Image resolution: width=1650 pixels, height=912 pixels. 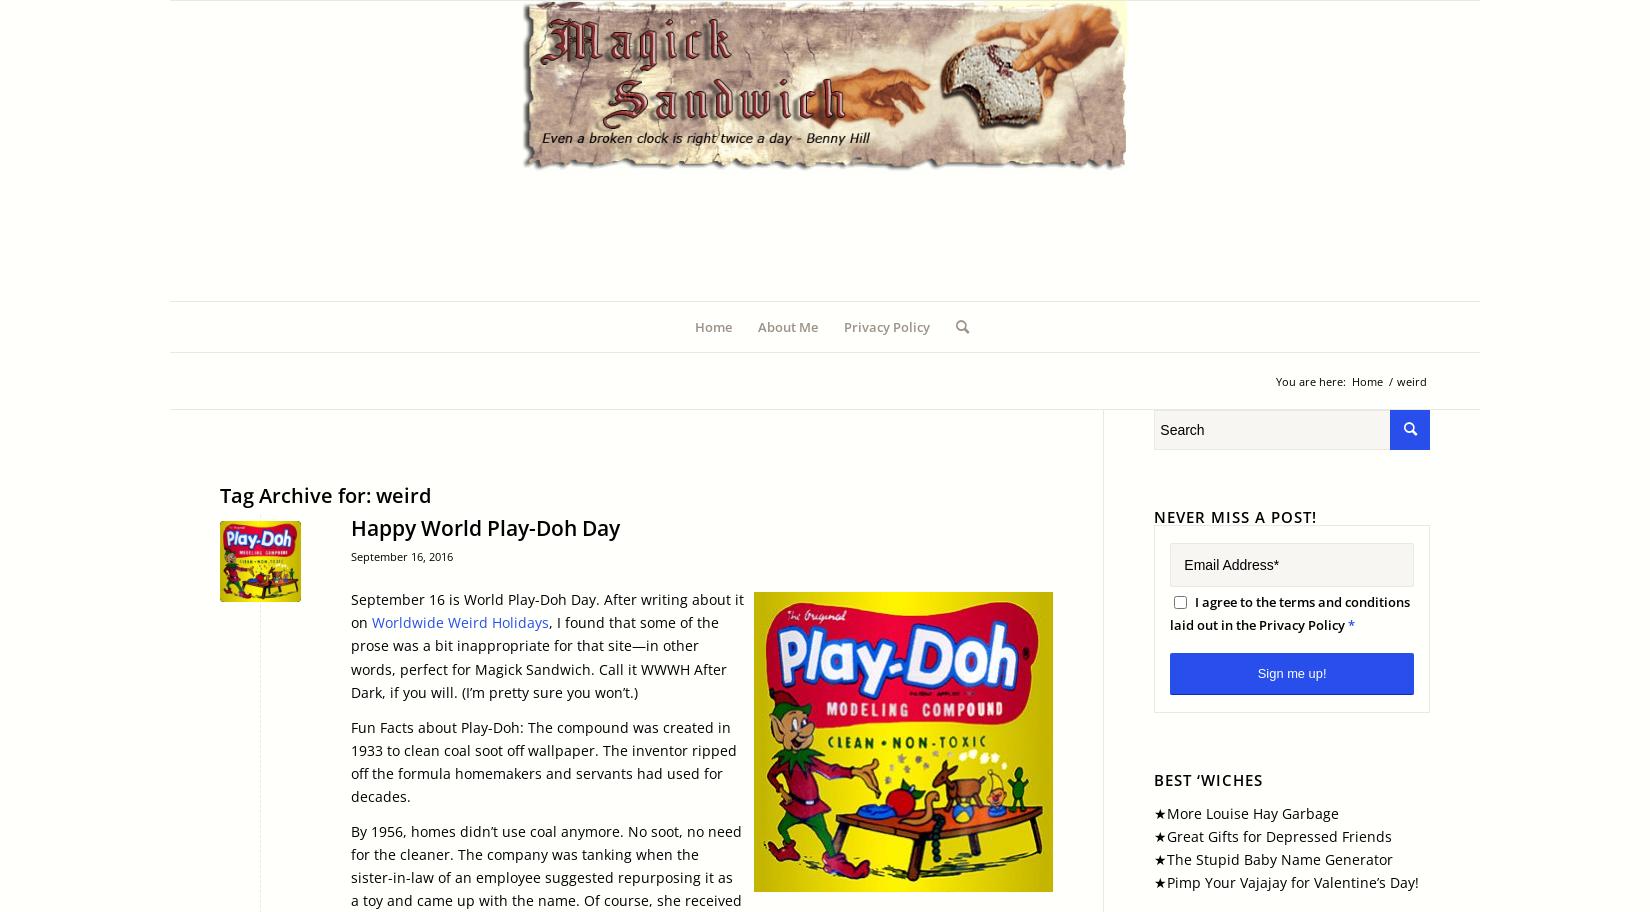 I want to click on 'Pimp Your Vajajay for Valentine’s Day!', so click(x=1291, y=881).